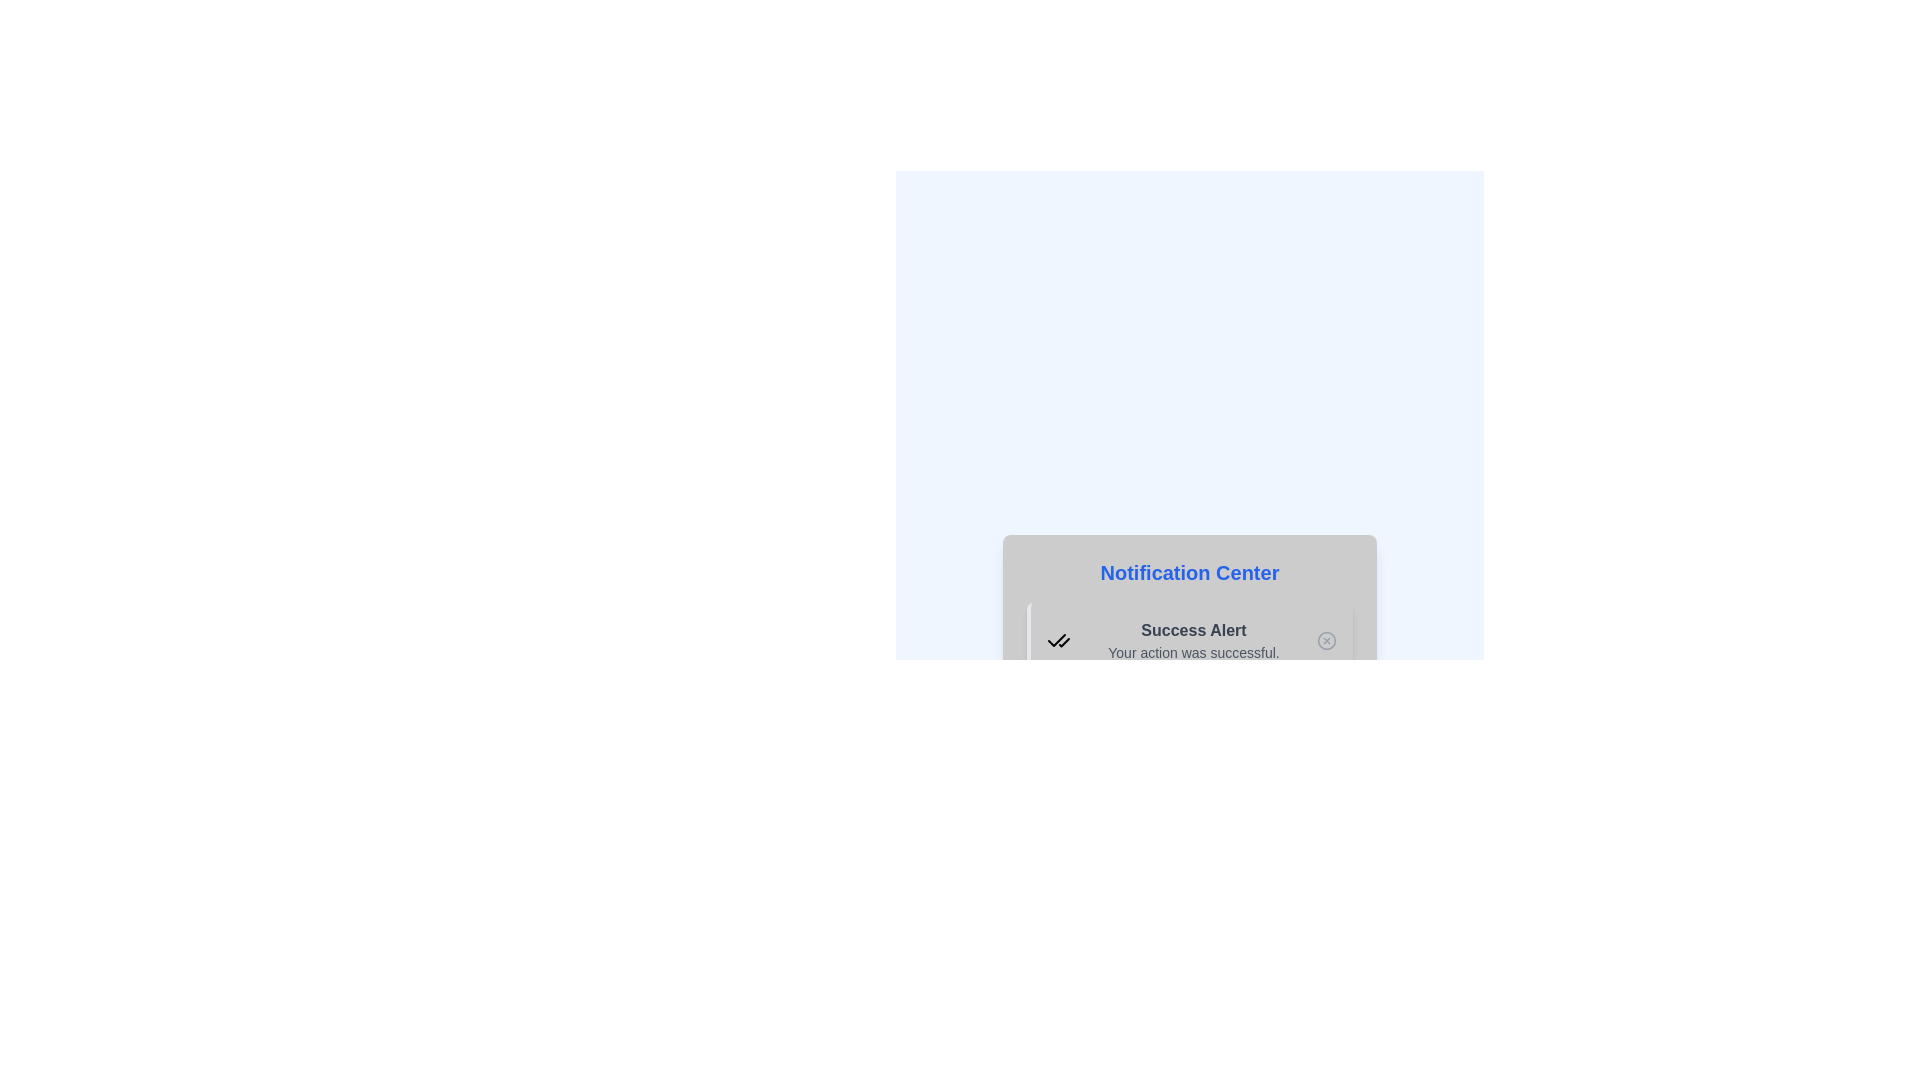  I want to click on text label displaying 'Your action was successful.' which is styled in gray and located below the title 'Success Alert' in the notification structure, so click(1194, 652).